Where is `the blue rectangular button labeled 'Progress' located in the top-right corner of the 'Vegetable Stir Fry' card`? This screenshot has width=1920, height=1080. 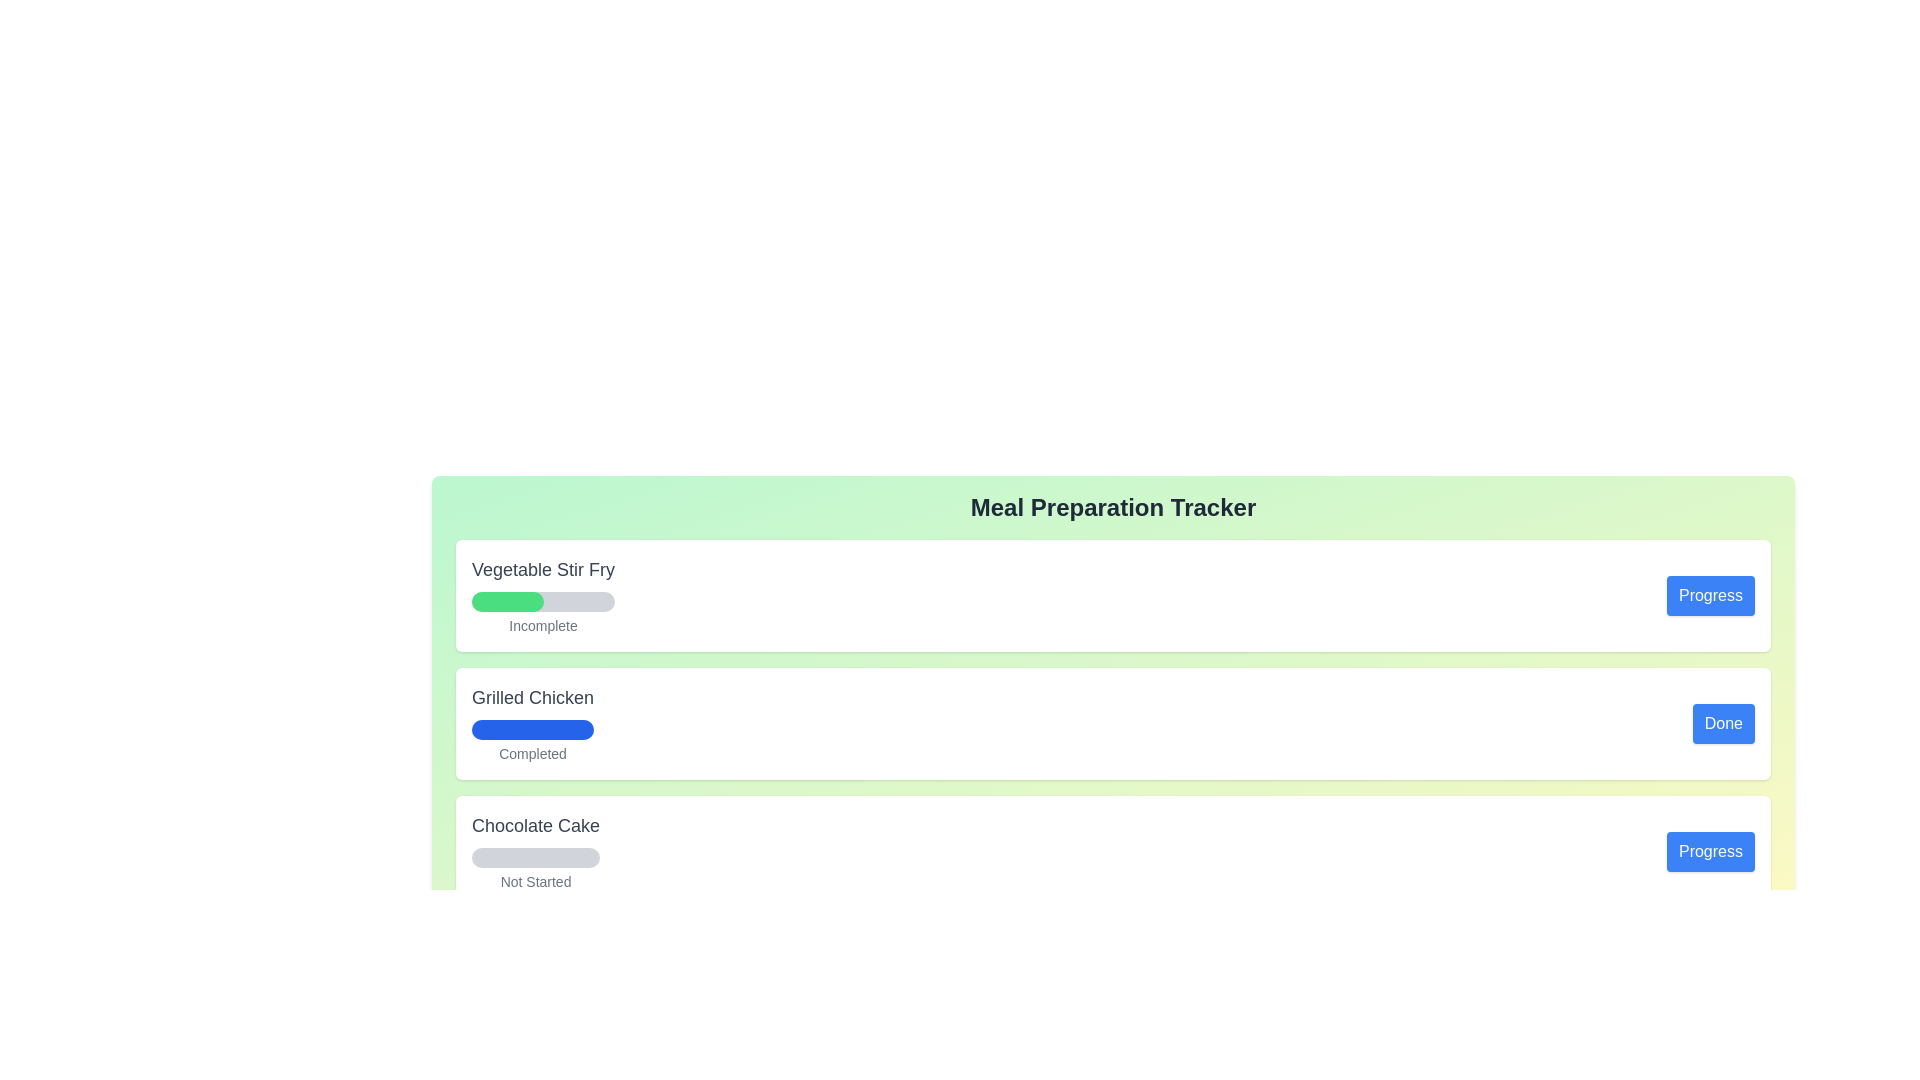 the blue rectangular button labeled 'Progress' located in the top-right corner of the 'Vegetable Stir Fry' card is located at coordinates (1708, 595).